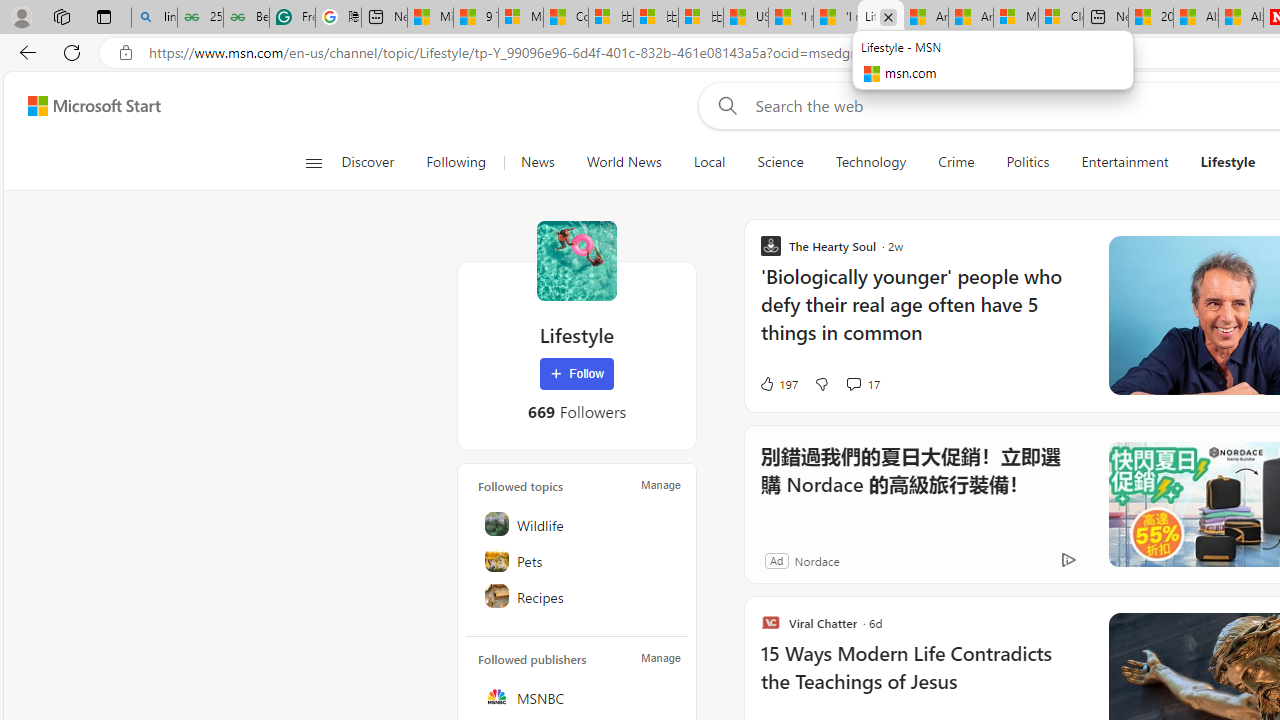 The width and height of the screenshot is (1280, 720). What do you see at coordinates (1060, 17) in the screenshot?
I see `'Cloud Computing Services | Microsoft Azure'` at bounding box center [1060, 17].